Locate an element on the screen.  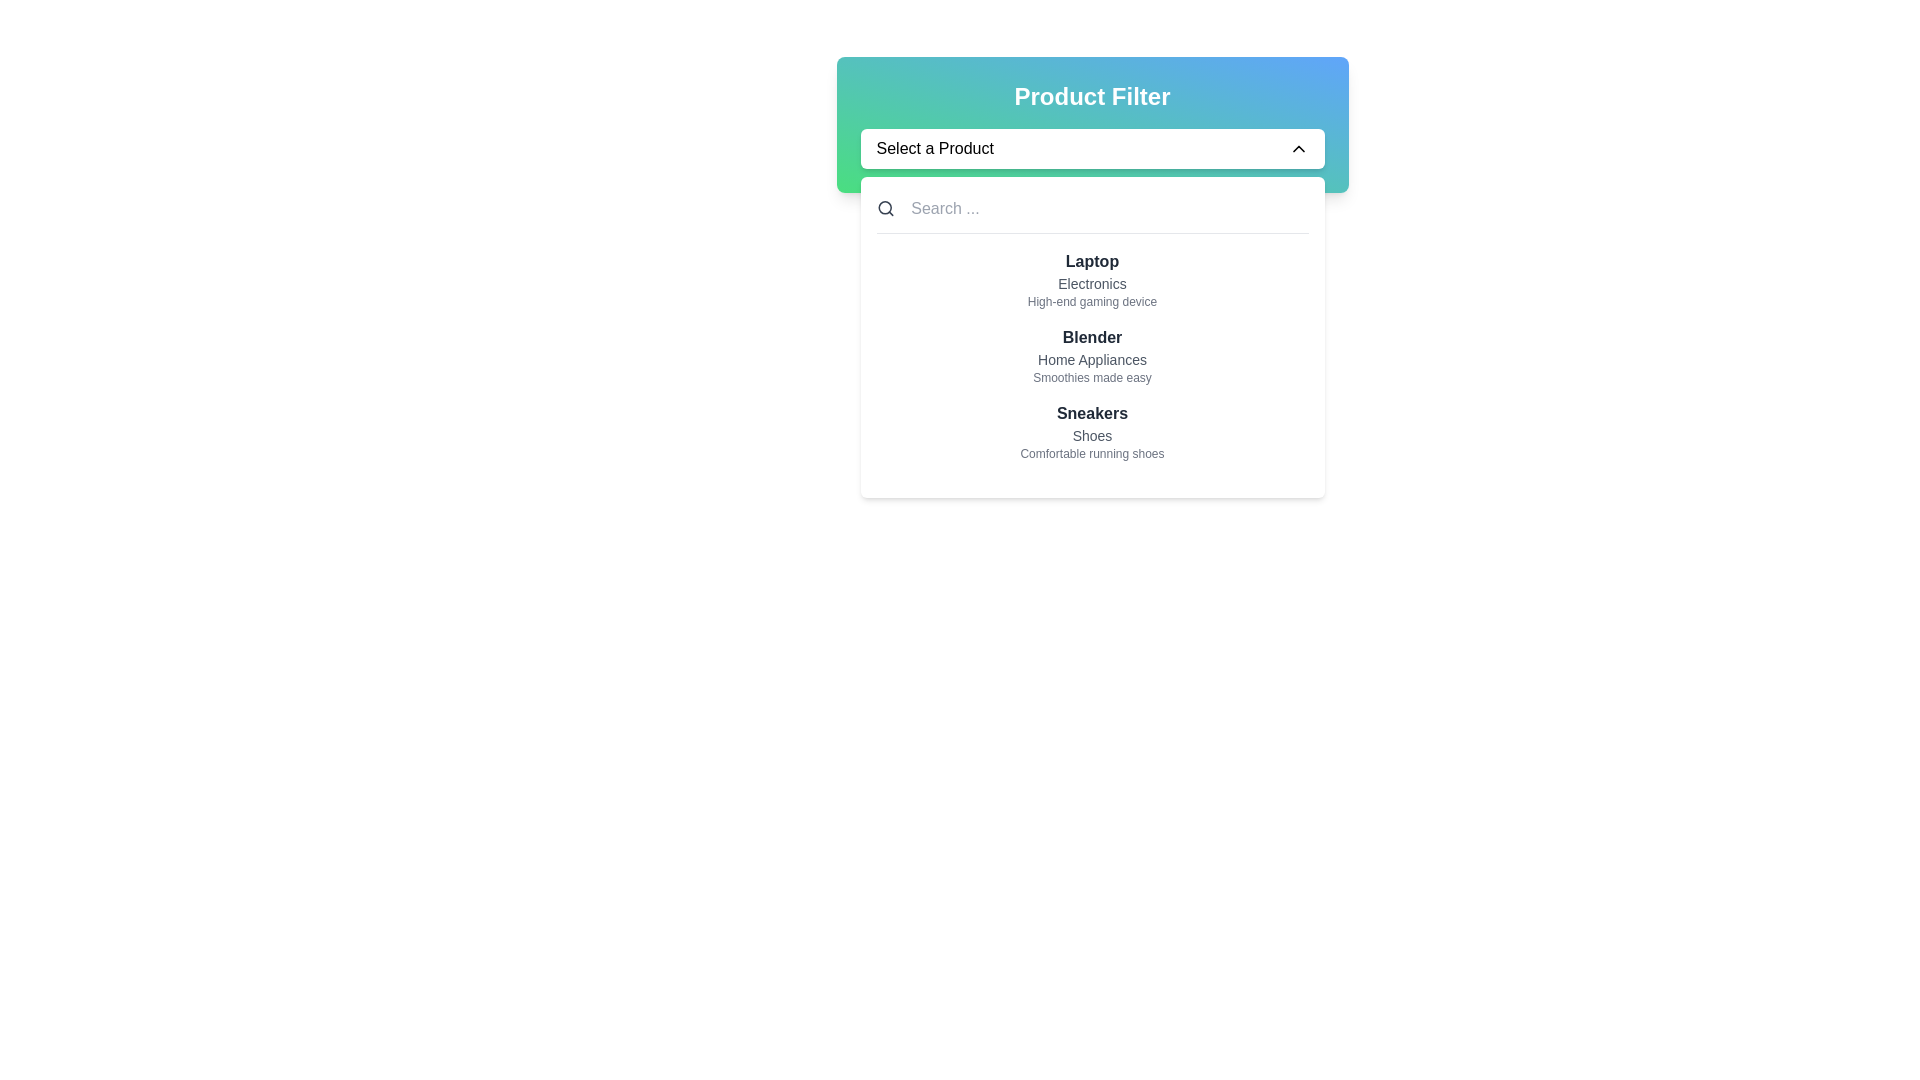
the second option in the dropdown menu for selecting a product category, which is positioned below 'Laptop' and above 'Sneakers', to trigger the hover effect is located at coordinates (1091, 354).